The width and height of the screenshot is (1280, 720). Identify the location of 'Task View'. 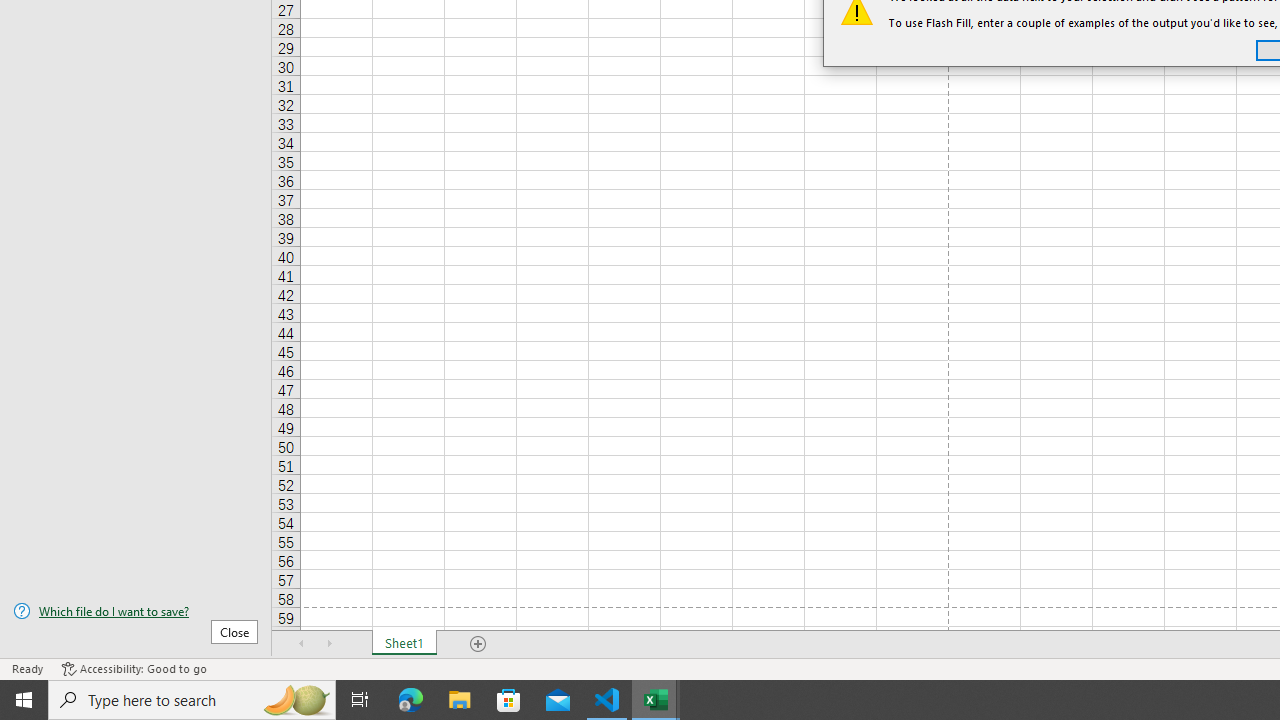
(359, 698).